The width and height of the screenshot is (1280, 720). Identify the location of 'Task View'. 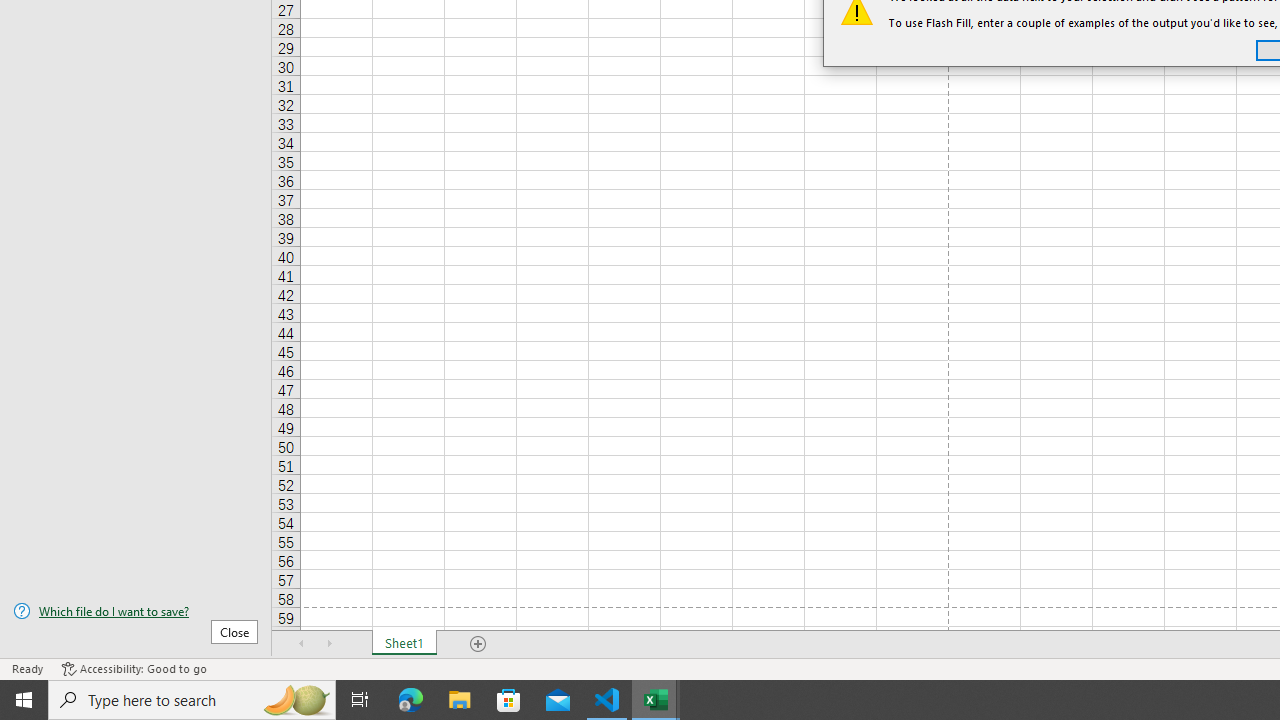
(359, 698).